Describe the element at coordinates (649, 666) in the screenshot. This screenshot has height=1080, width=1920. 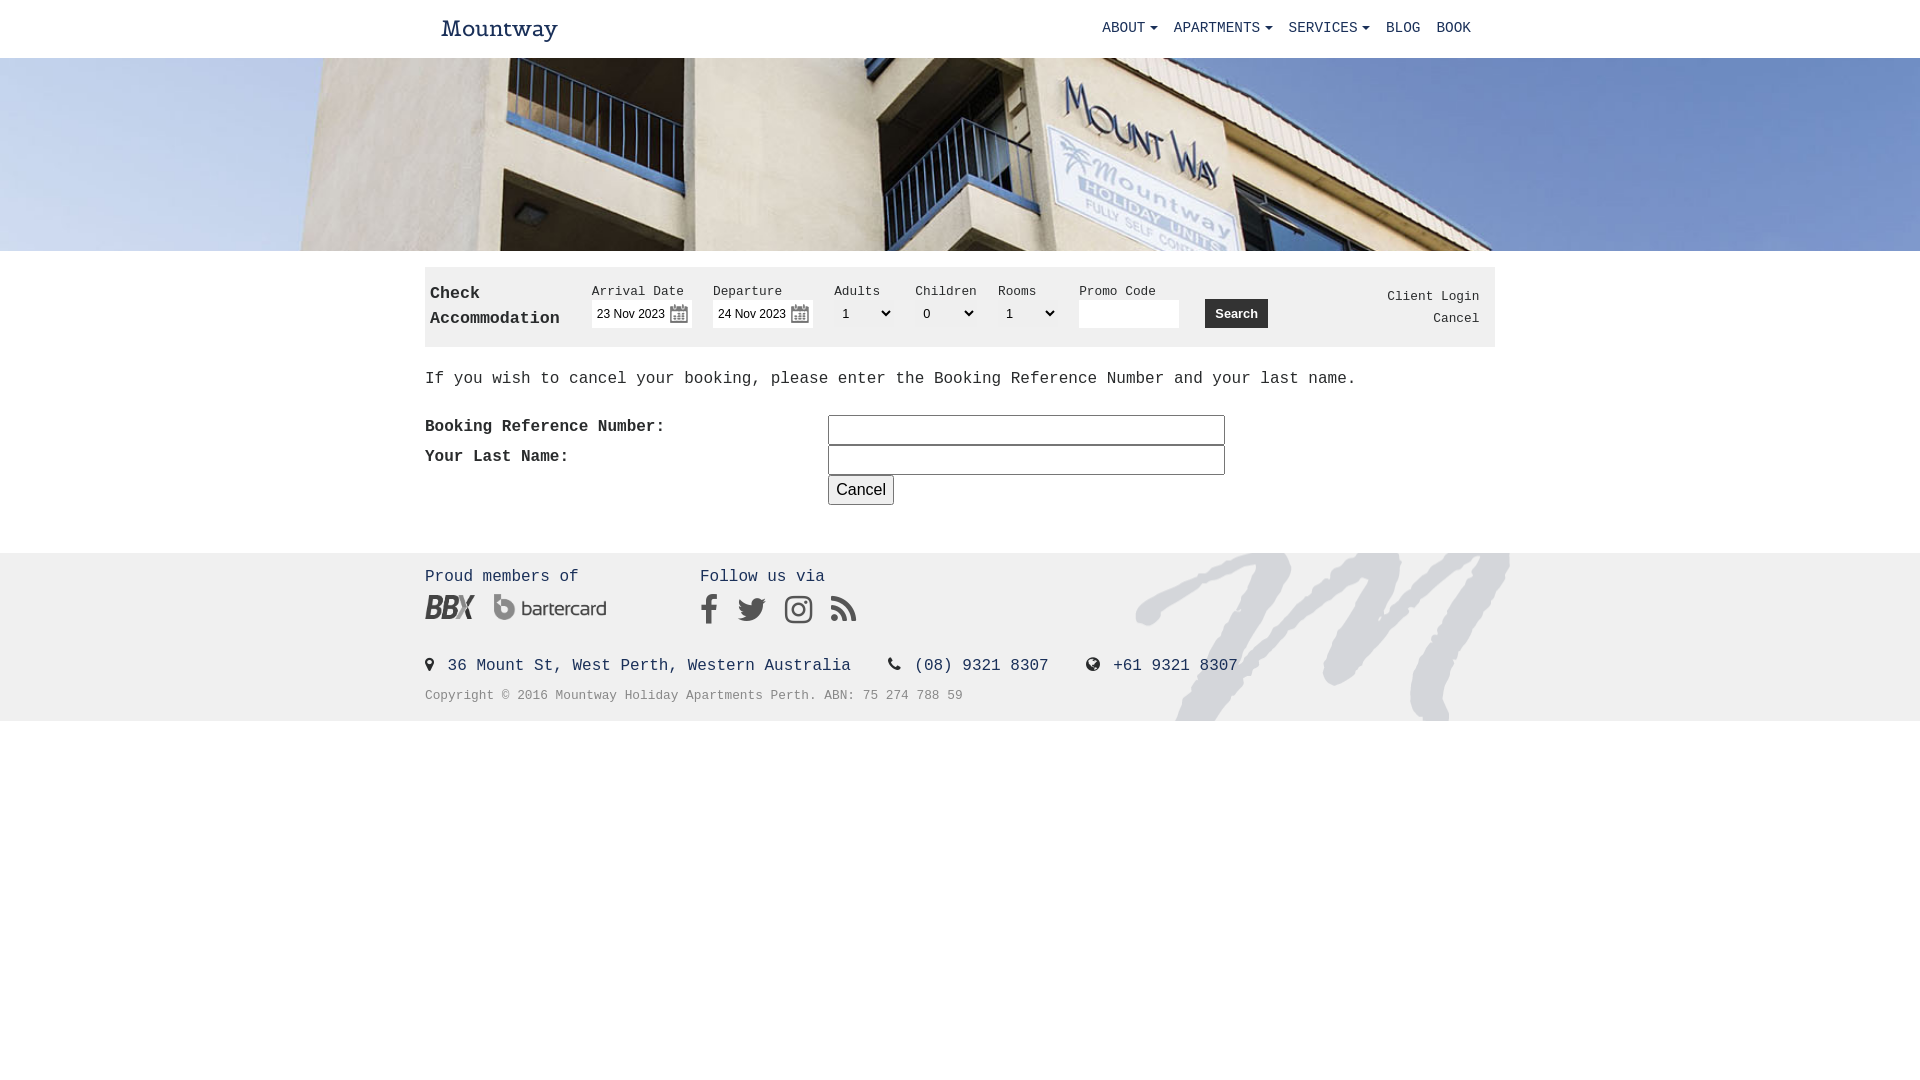
I see `'36 Mount St, West Perth, Western Australia'` at that location.